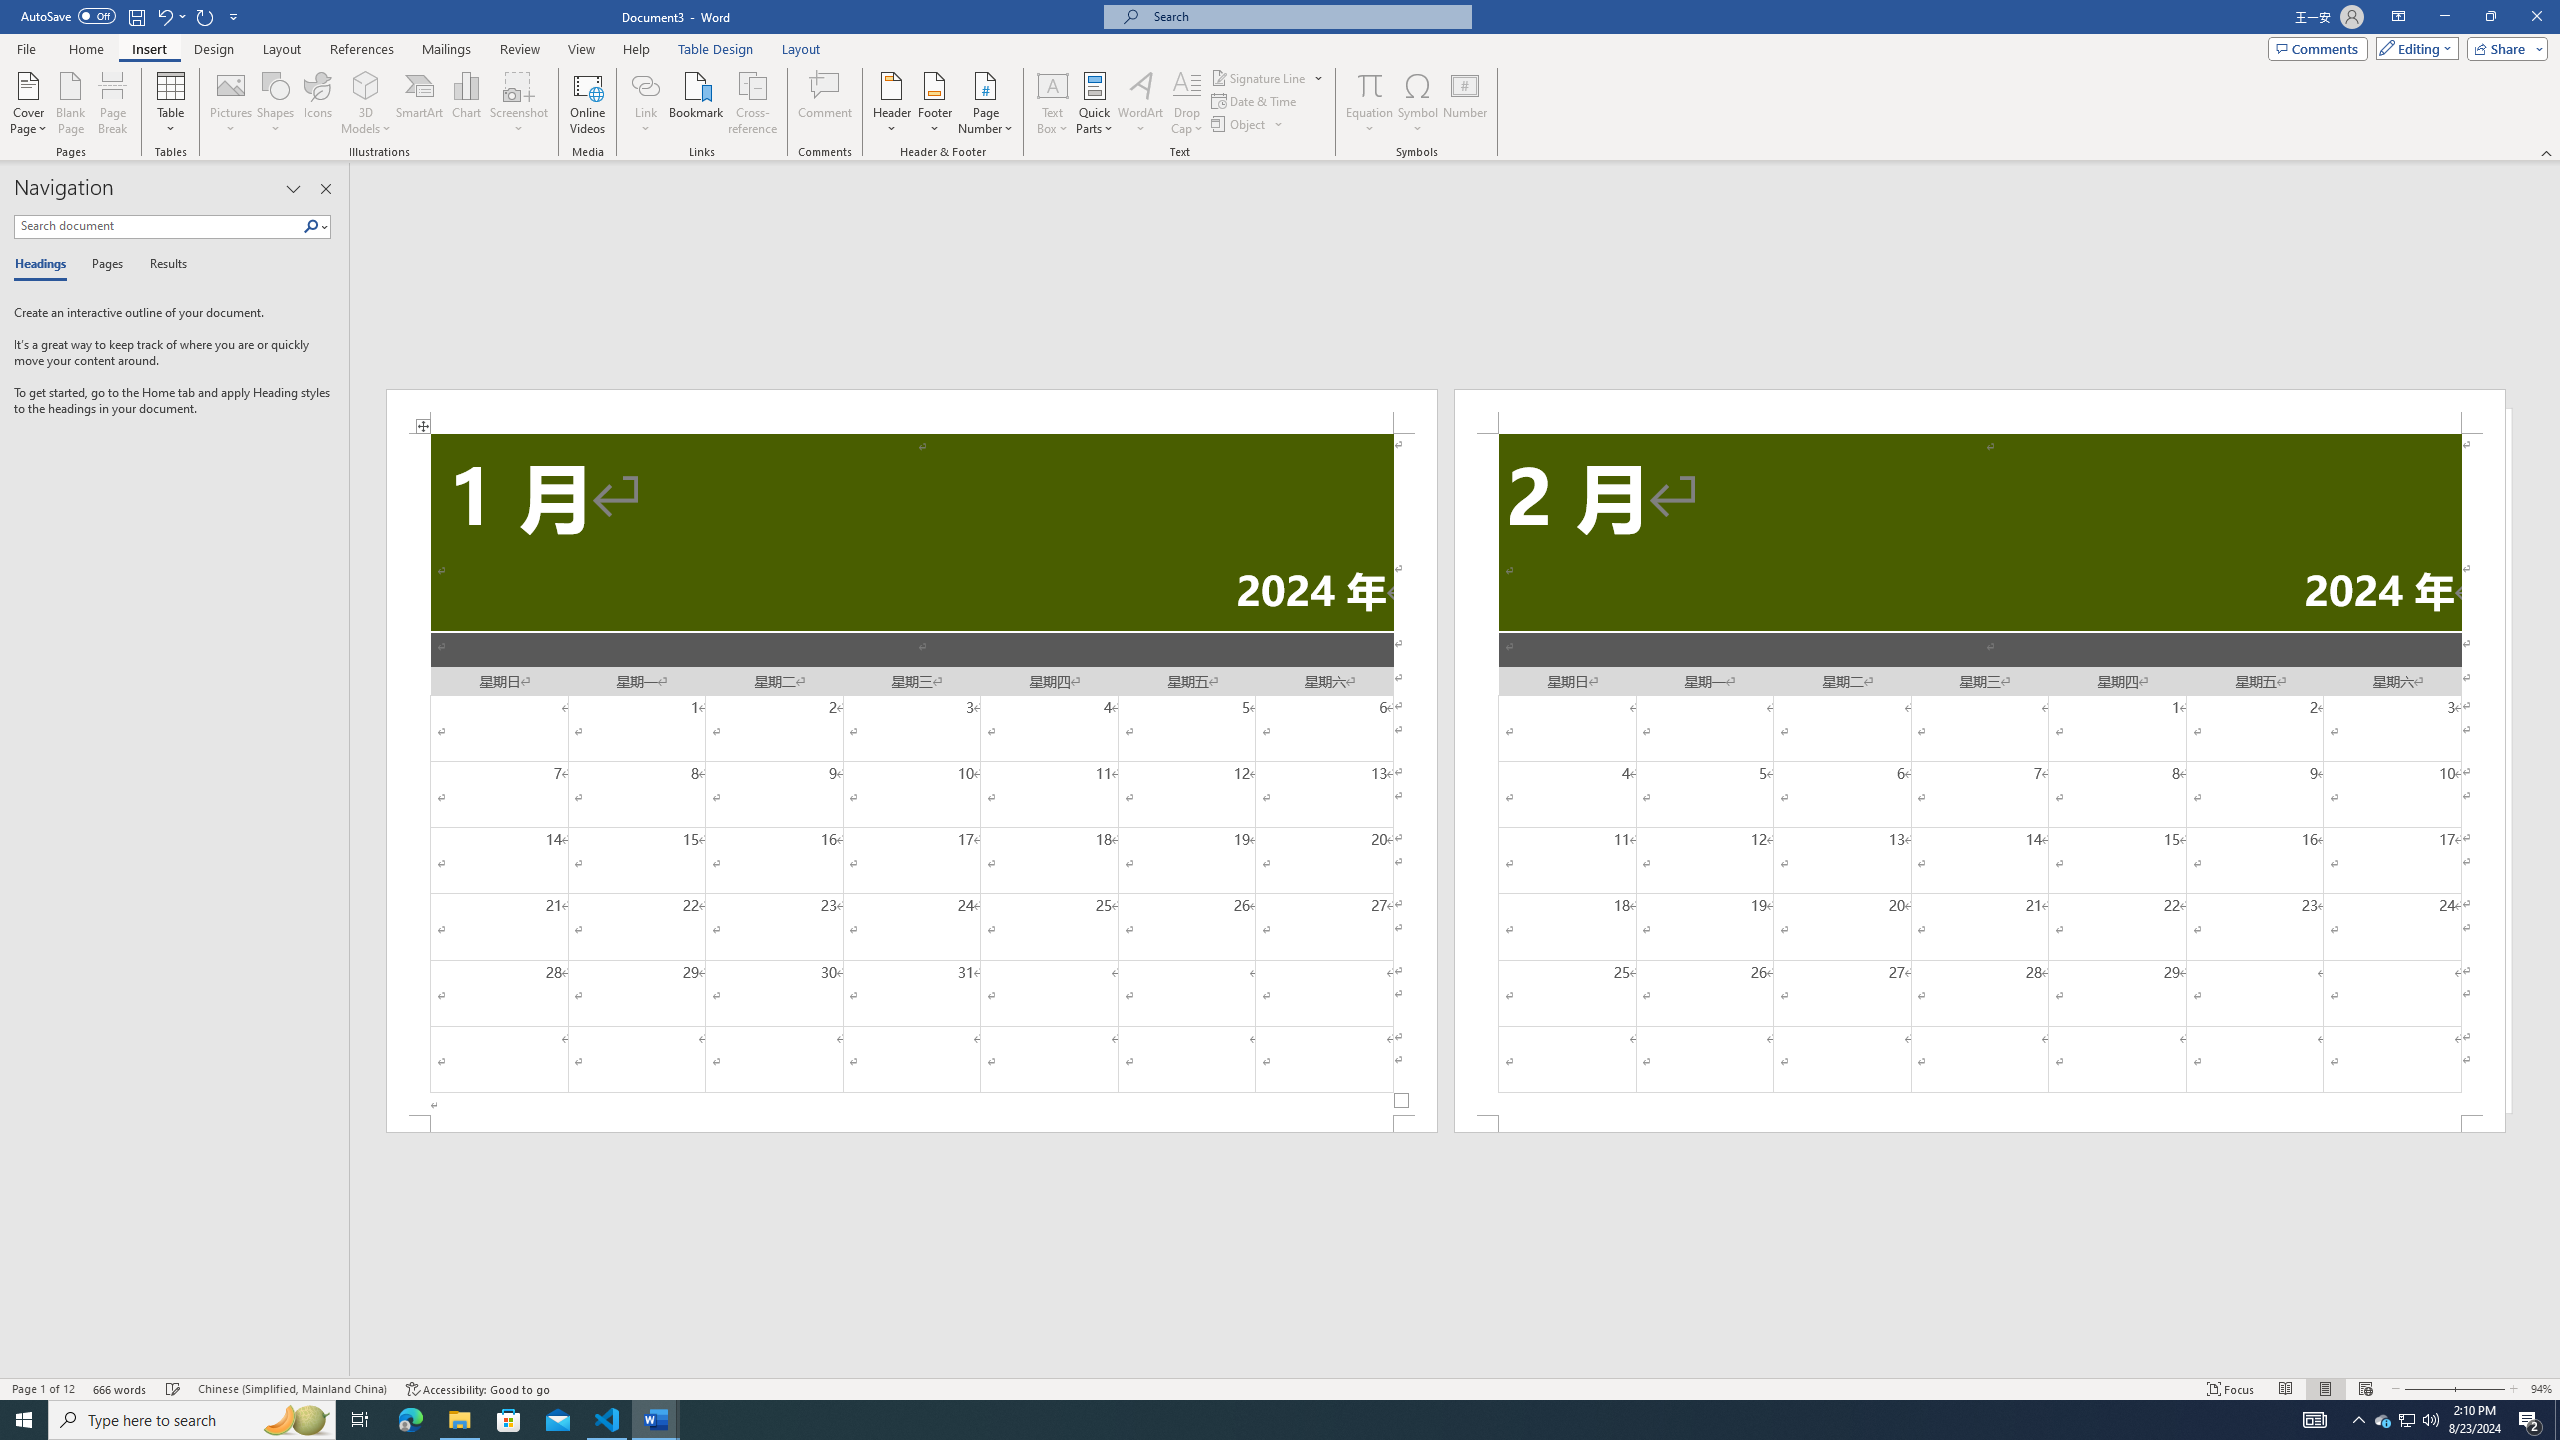  Describe the element at coordinates (1267, 77) in the screenshot. I see `'Signature Line'` at that location.